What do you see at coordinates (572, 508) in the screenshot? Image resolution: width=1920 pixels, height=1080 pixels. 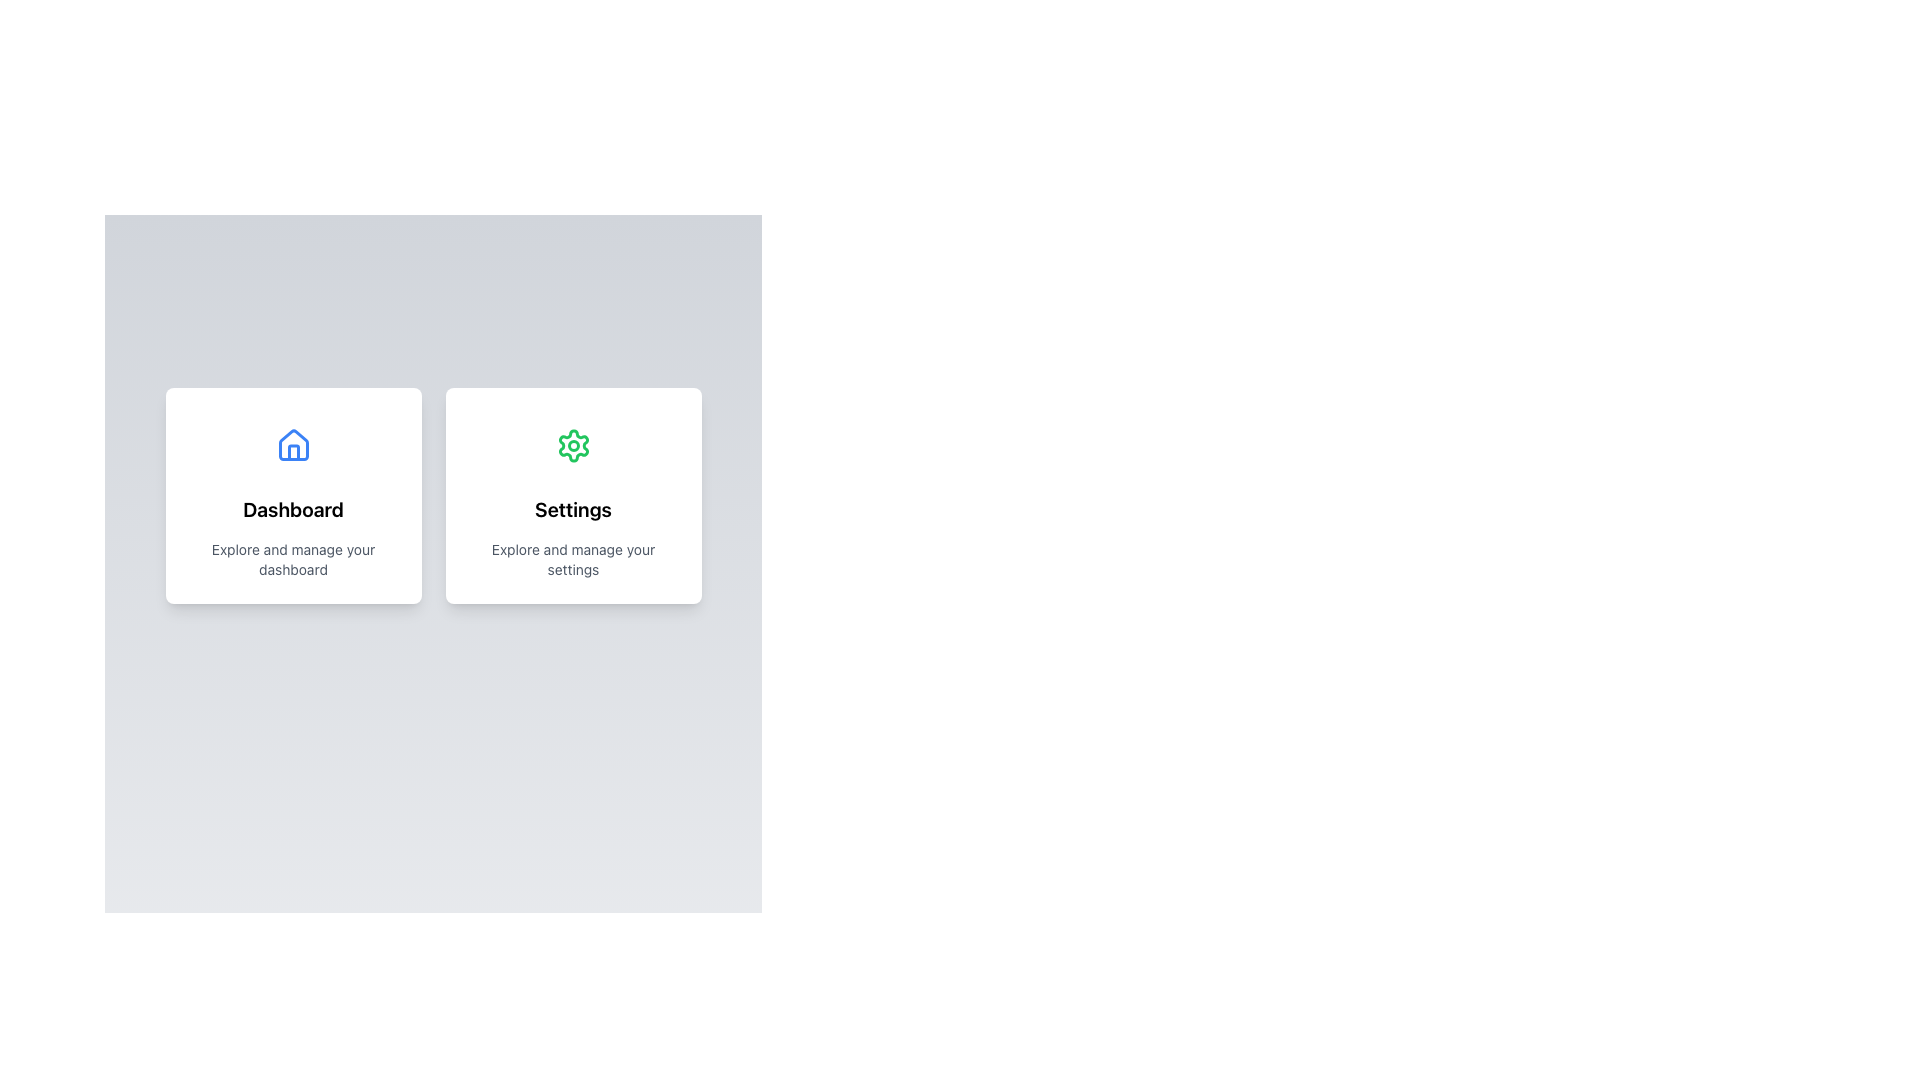 I see `the text label that serves as the title or header for the settings card, located below a gear icon in the right-hand card of a two-card layout` at bounding box center [572, 508].